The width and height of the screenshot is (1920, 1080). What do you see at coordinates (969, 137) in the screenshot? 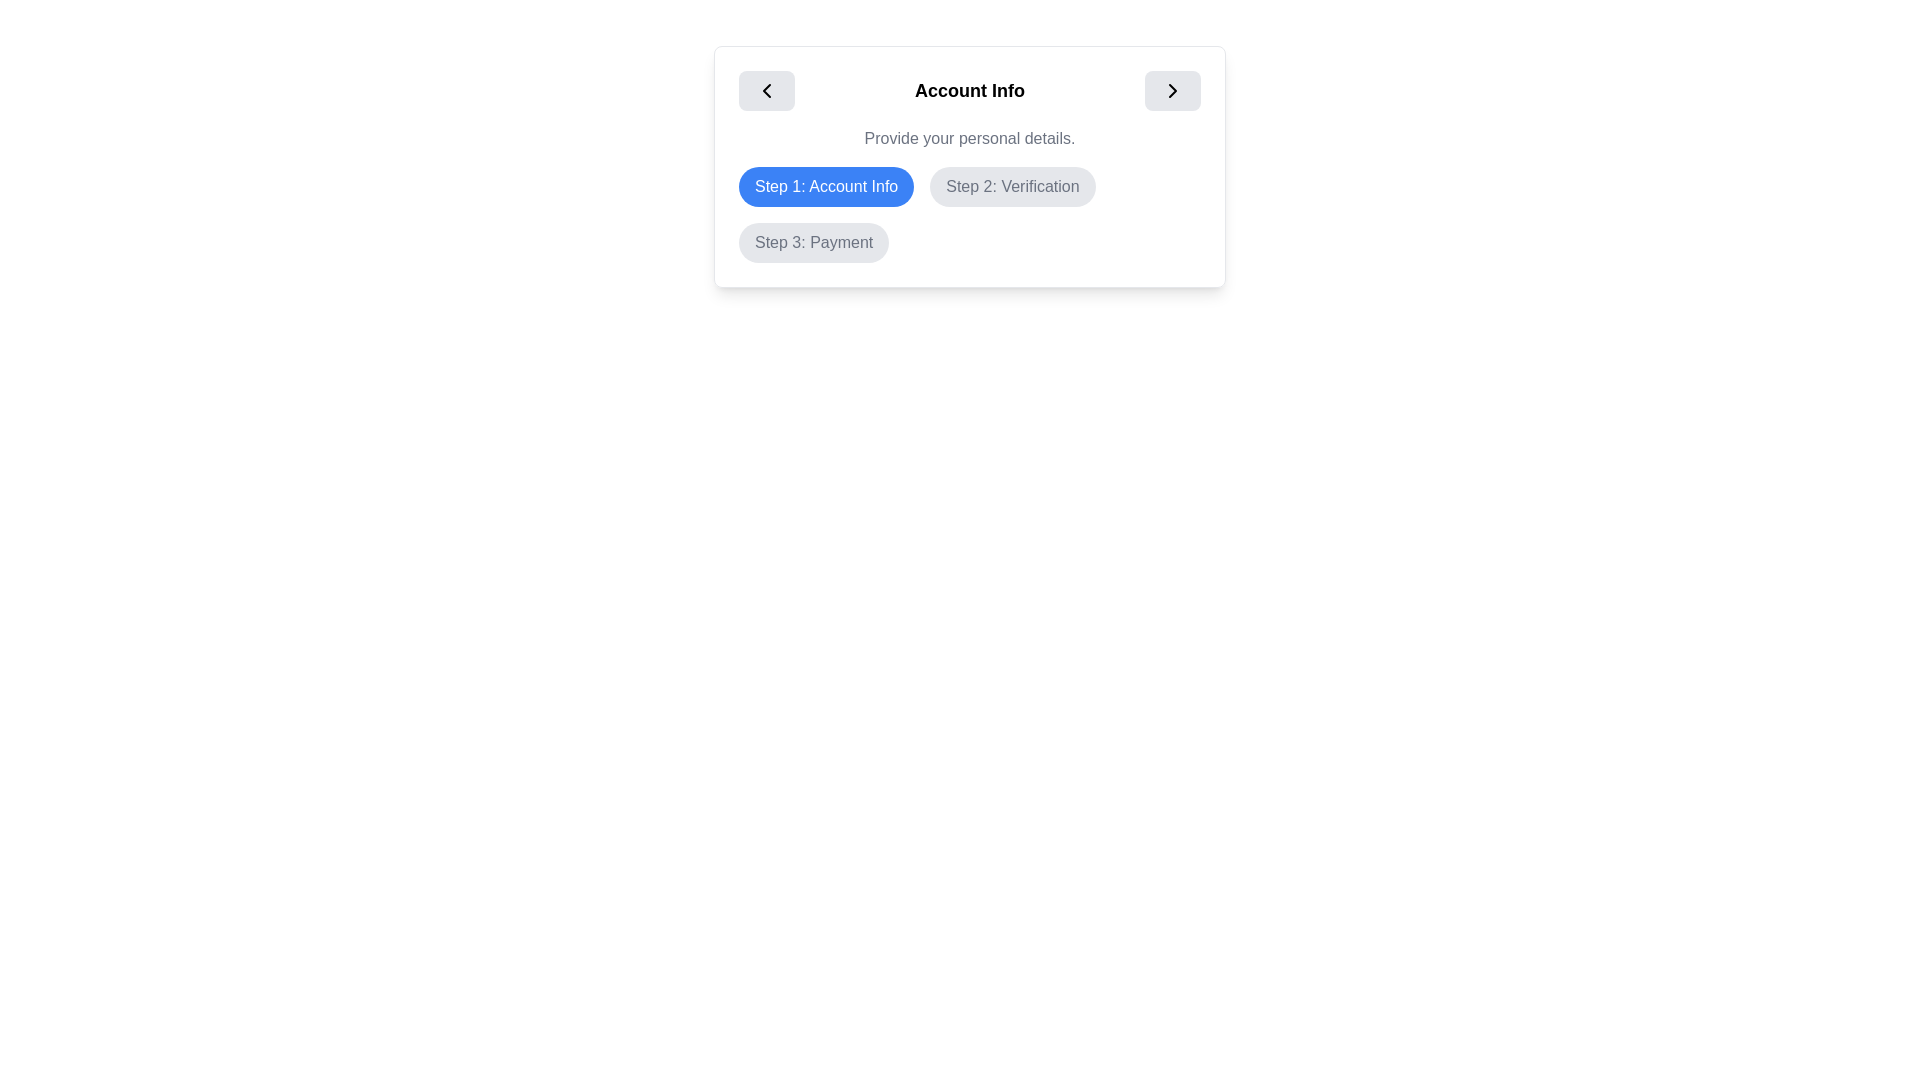
I see `the static instruction text that prompts the user to provide their personal details, located below the 'Account Info' header and above the step navigation buttons` at bounding box center [969, 137].